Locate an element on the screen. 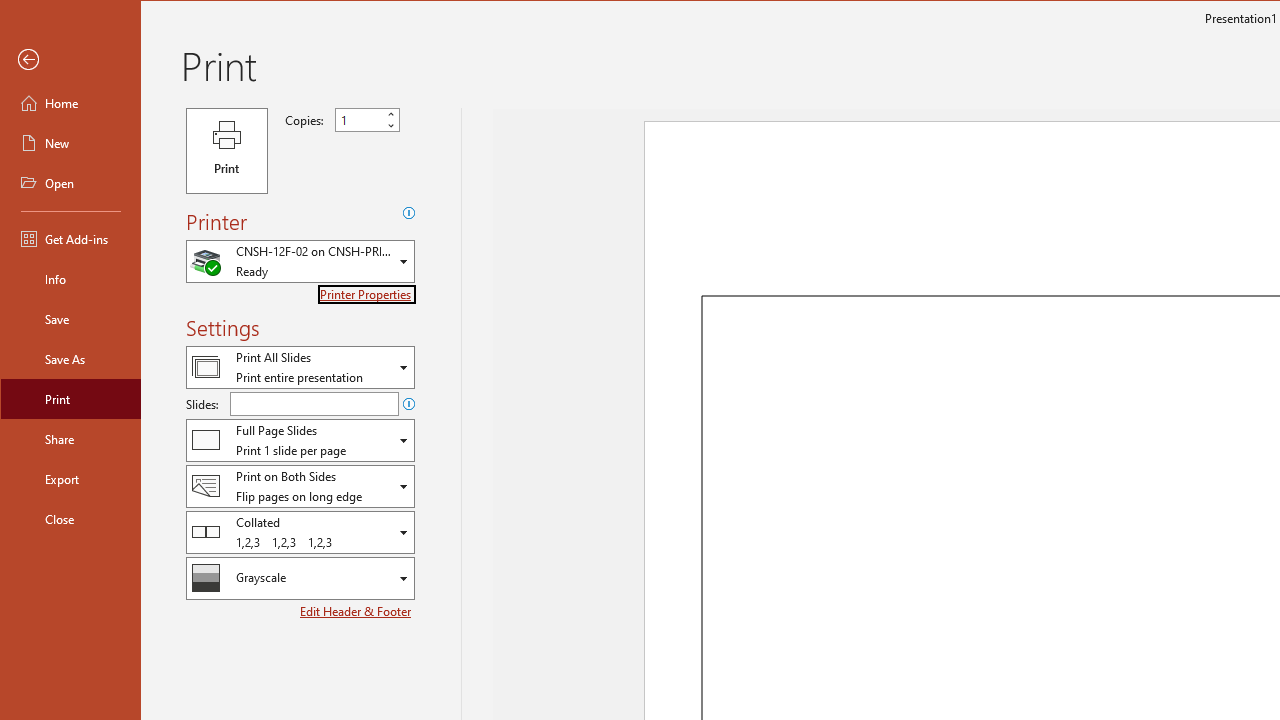  'Print What' is located at coordinates (299, 367).